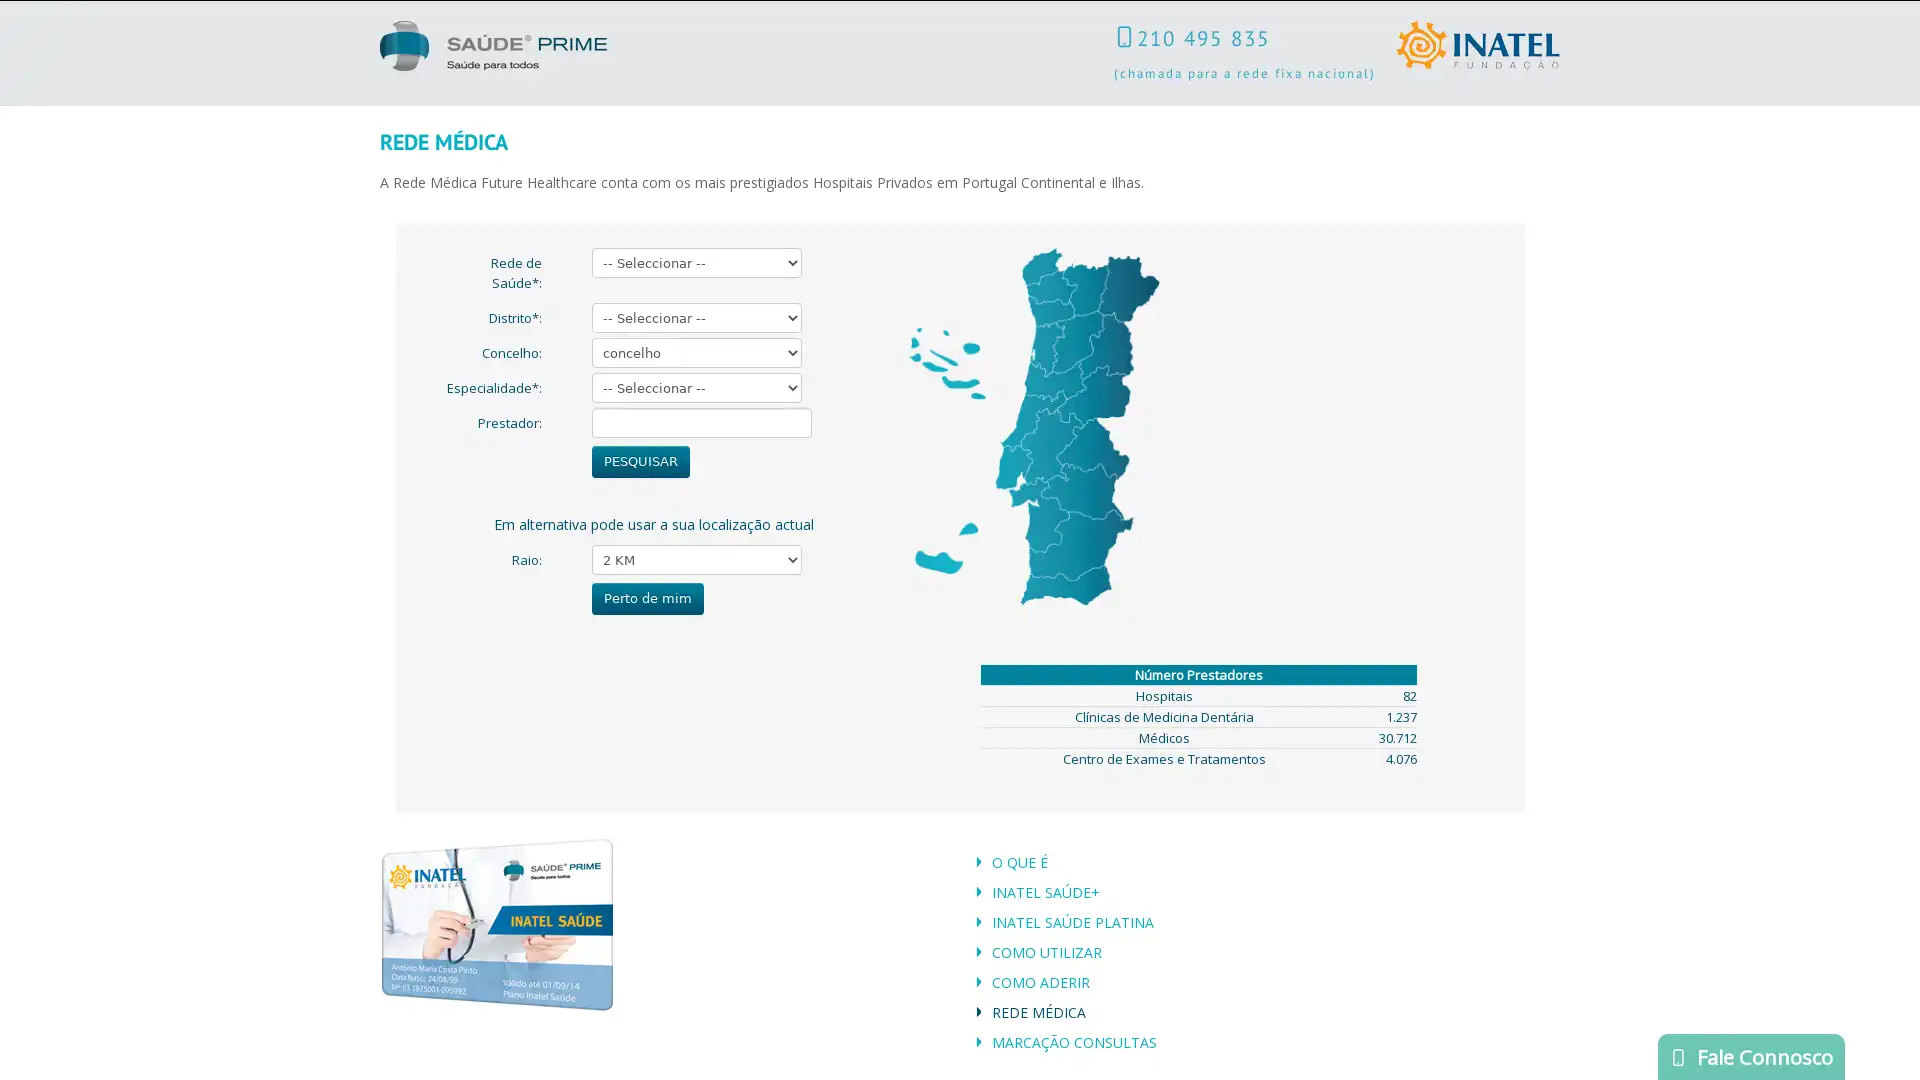  I want to click on Perto de mim, so click(648, 597).